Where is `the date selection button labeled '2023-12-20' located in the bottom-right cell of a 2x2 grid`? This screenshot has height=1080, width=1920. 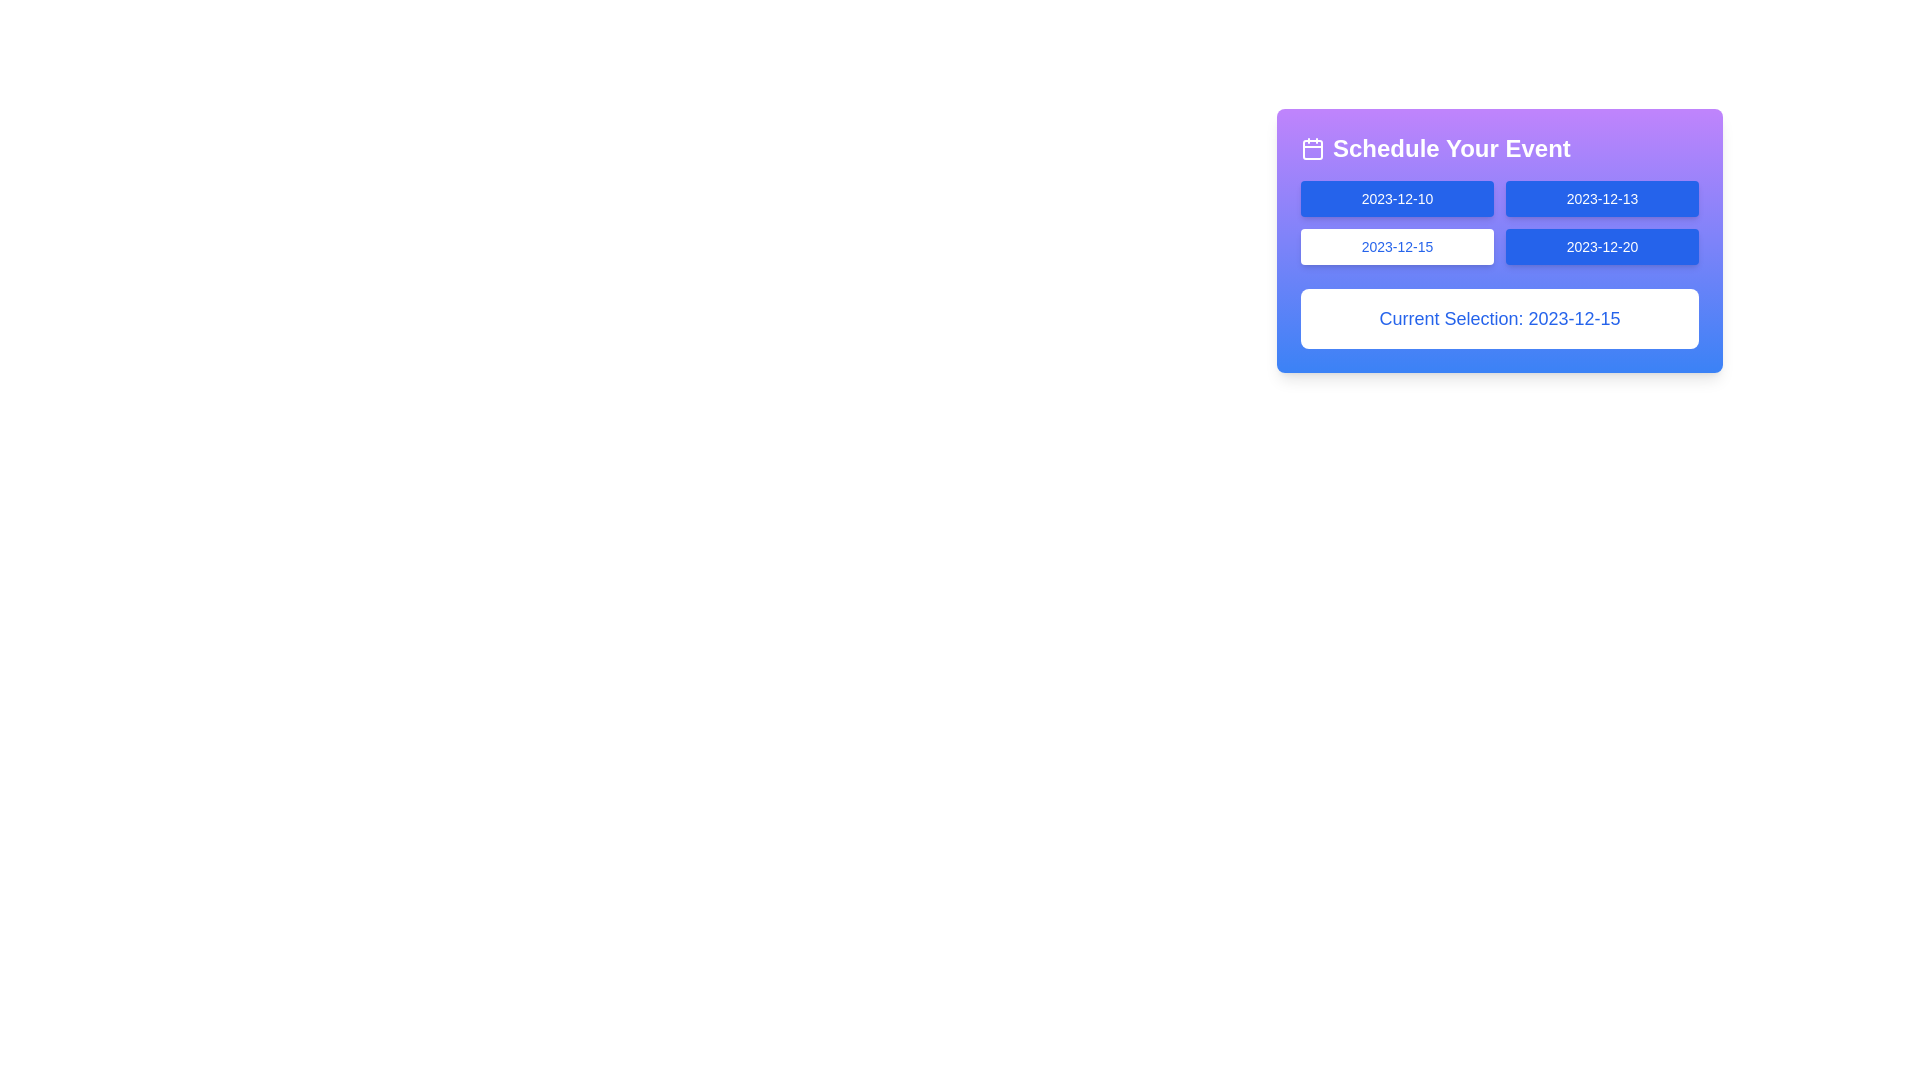 the date selection button labeled '2023-12-20' located in the bottom-right cell of a 2x2 grid is located at coordinates (1602, 245).